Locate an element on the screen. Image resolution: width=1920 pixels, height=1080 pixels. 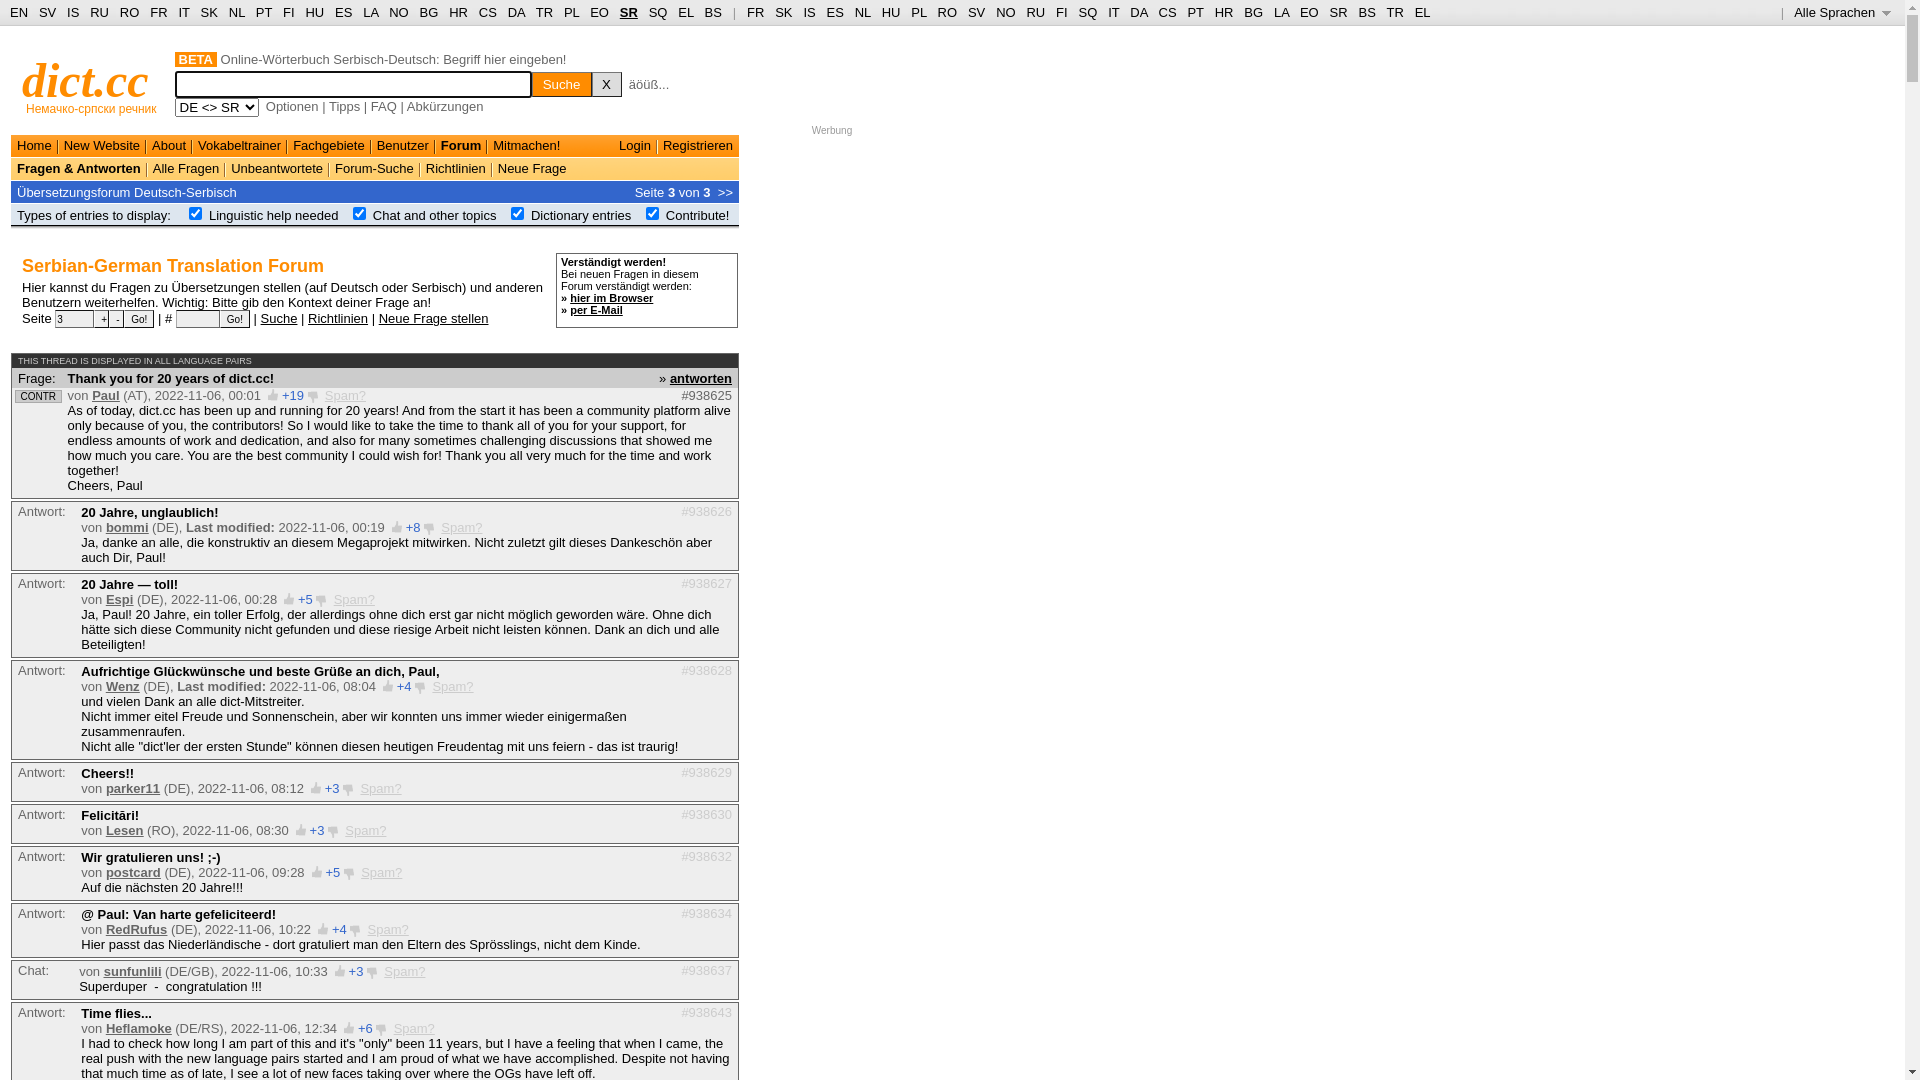
'IT' is located at coordinates (1112, 12).